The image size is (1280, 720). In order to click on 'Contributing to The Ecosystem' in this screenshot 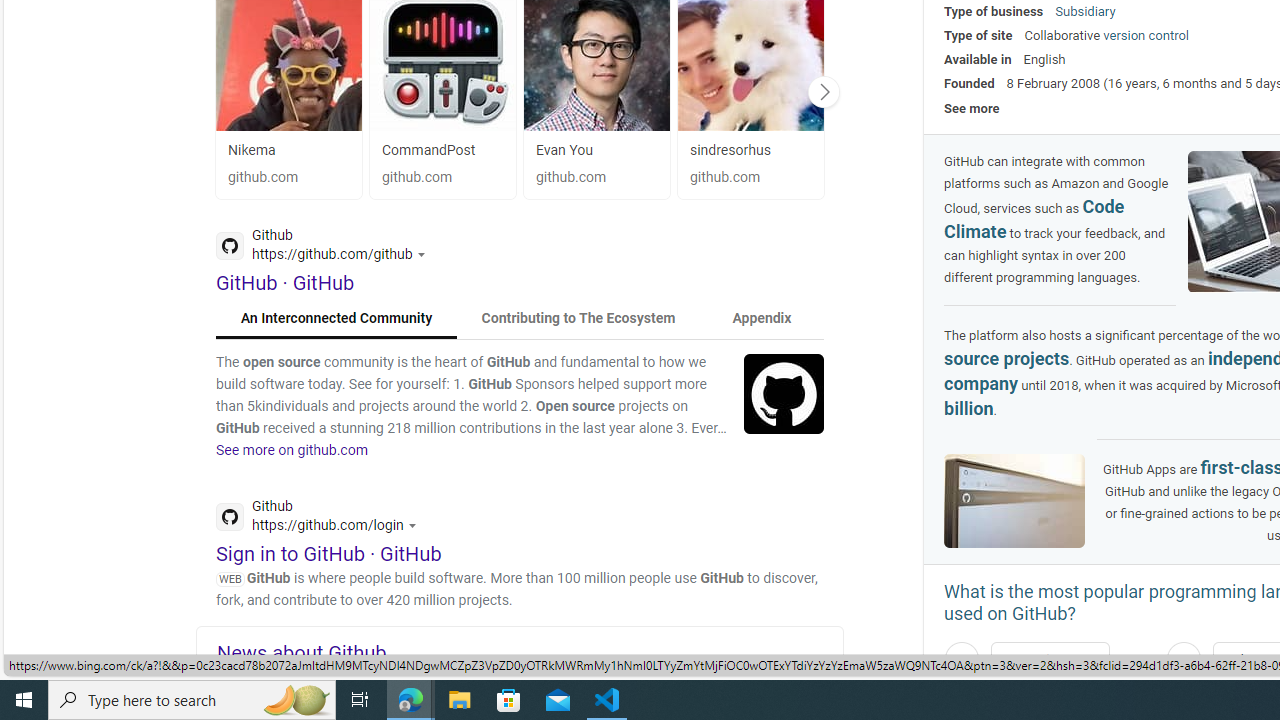, I will do `click(577, 317)`.